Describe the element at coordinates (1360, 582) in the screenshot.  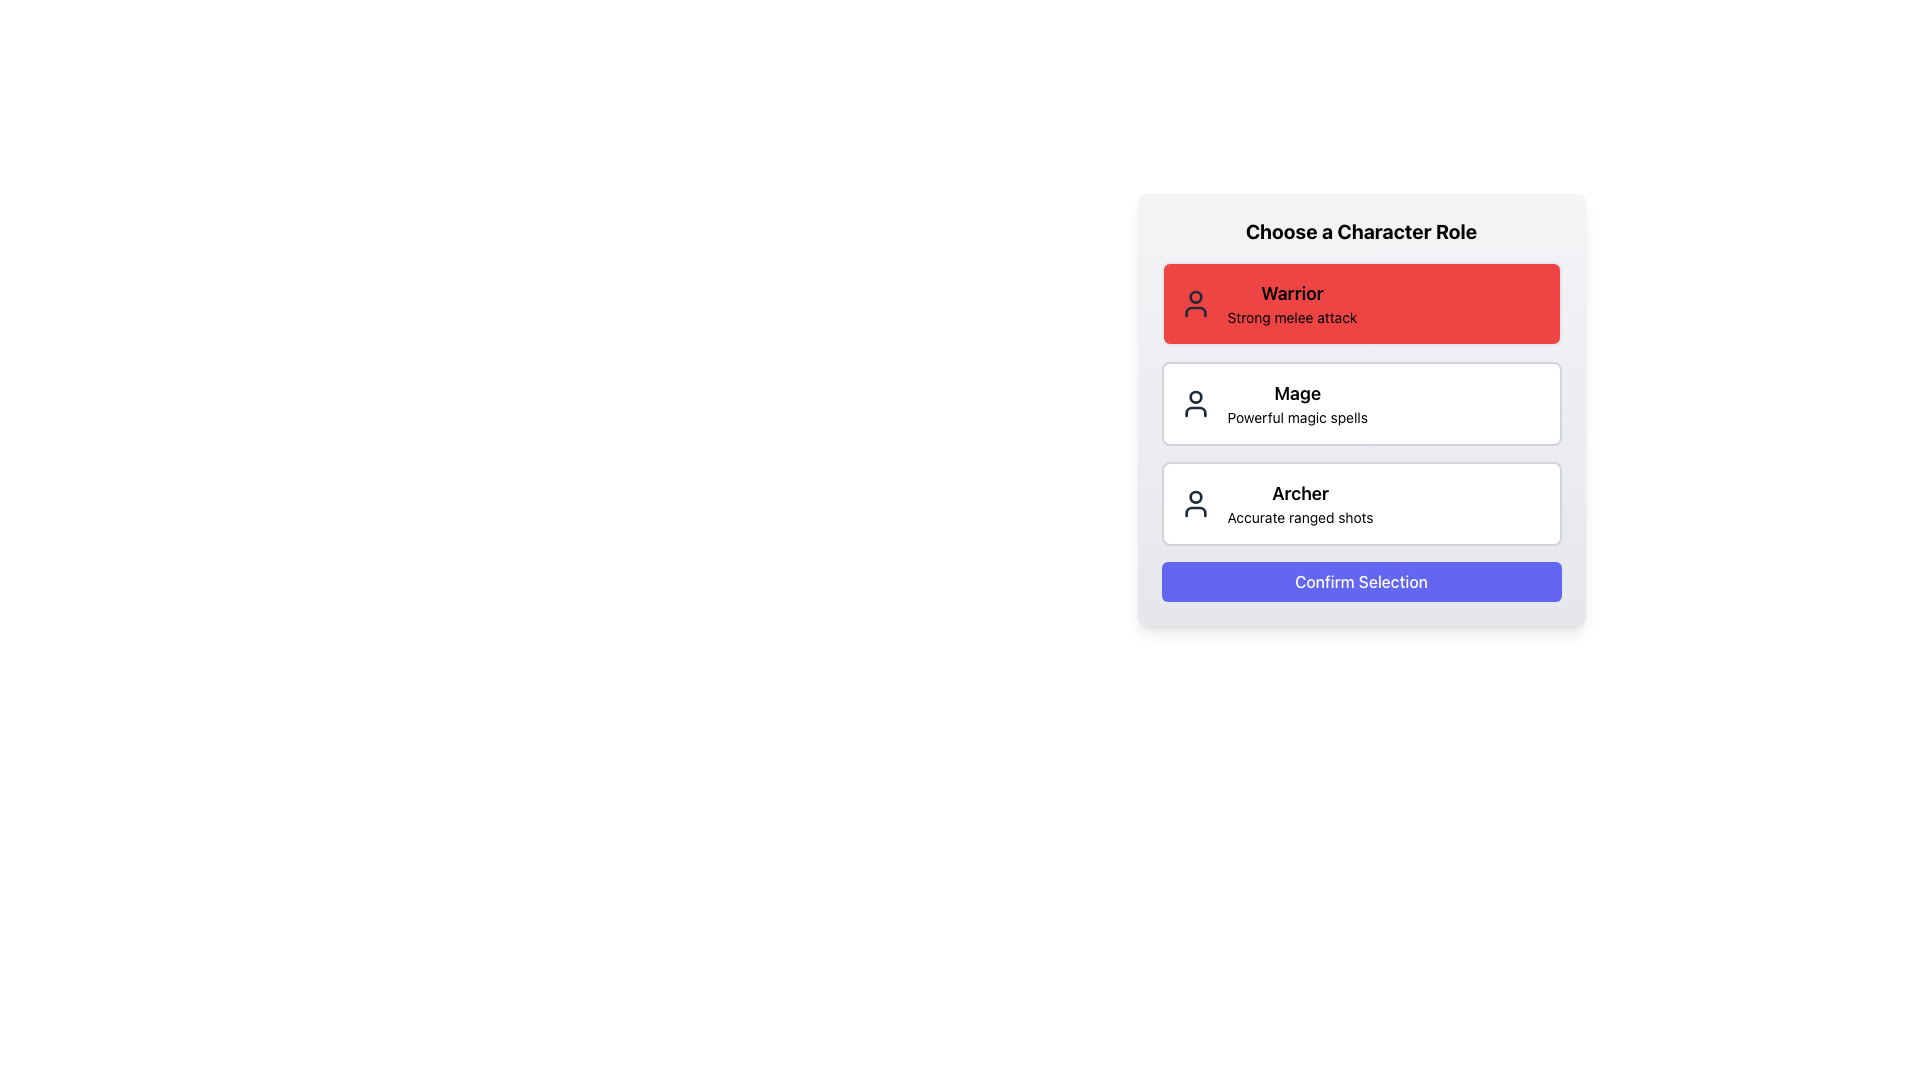
I see `the confirmation button located at the bottom of the interactive sections labeled 'Warrior', 'Mage', and 'Archer' to observe the hover effect` at that location.